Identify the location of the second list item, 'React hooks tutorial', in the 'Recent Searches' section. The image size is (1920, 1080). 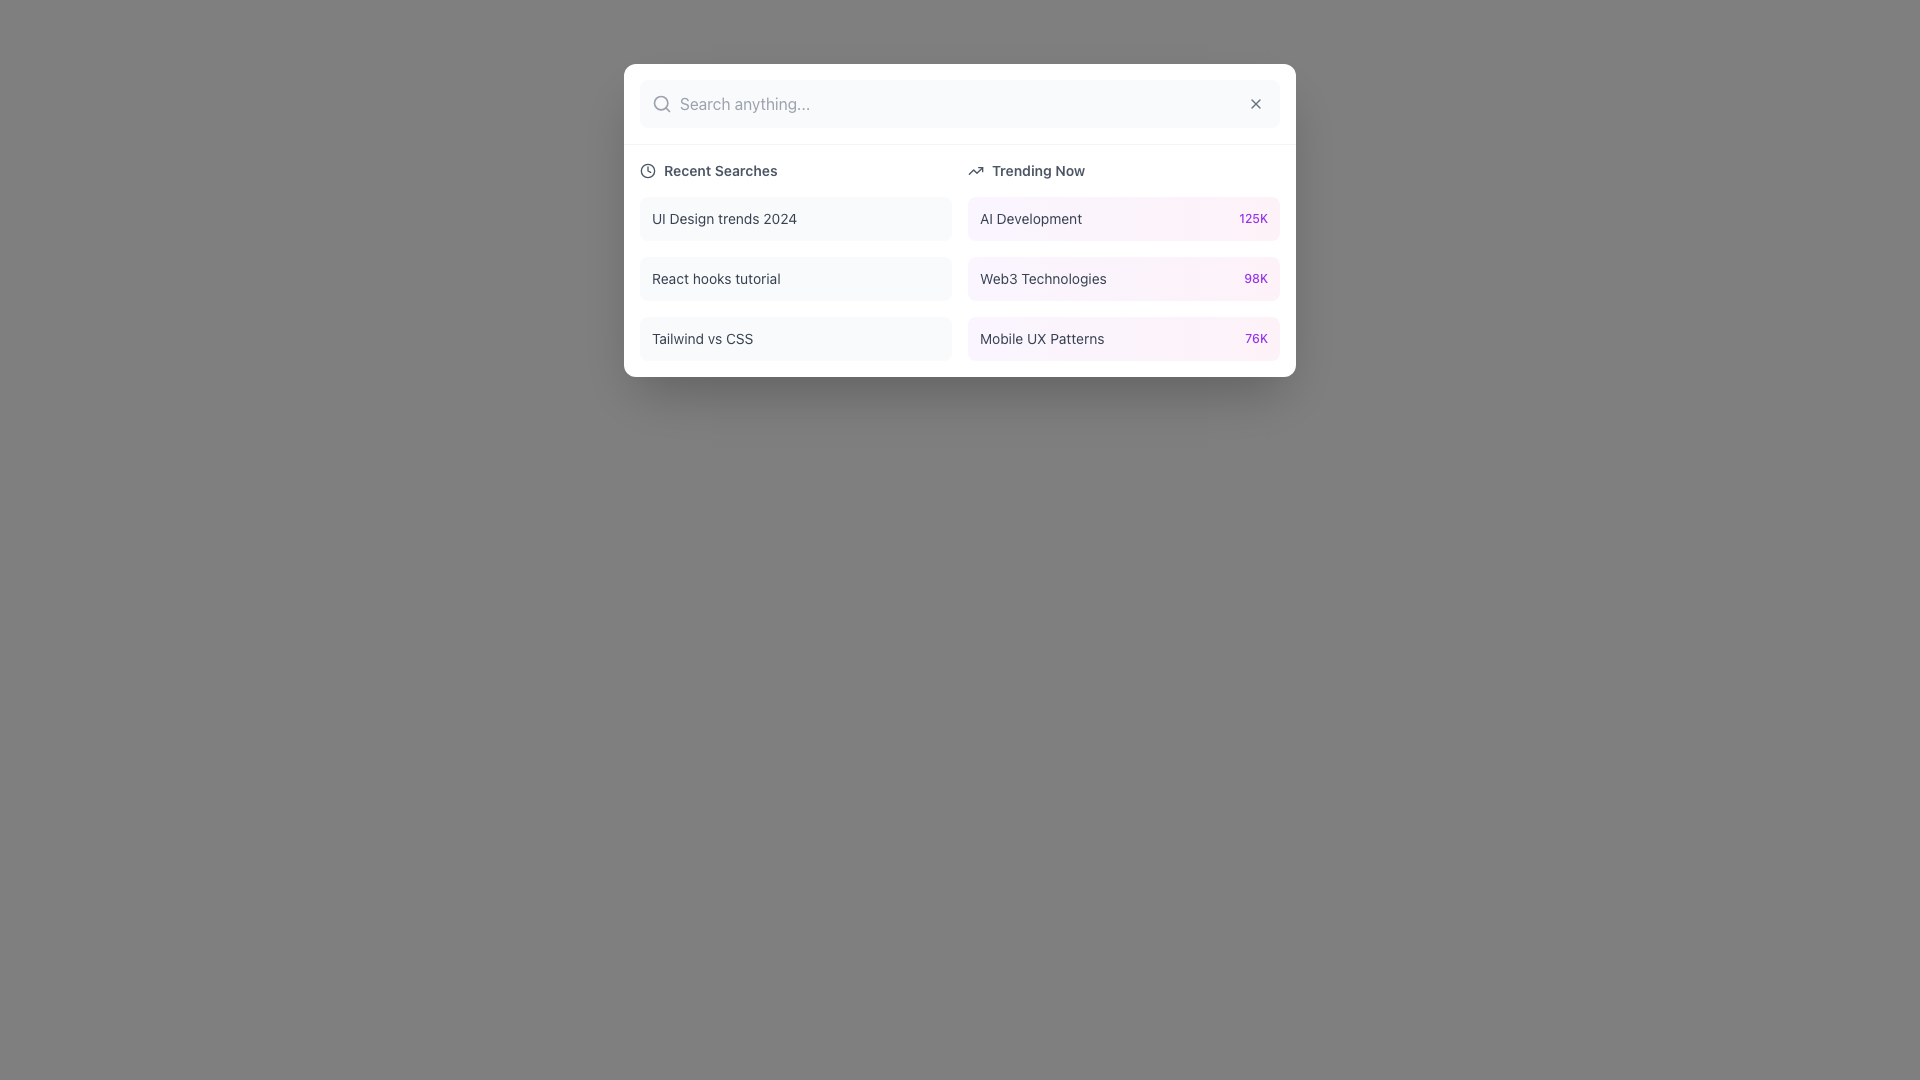
(795, 260).